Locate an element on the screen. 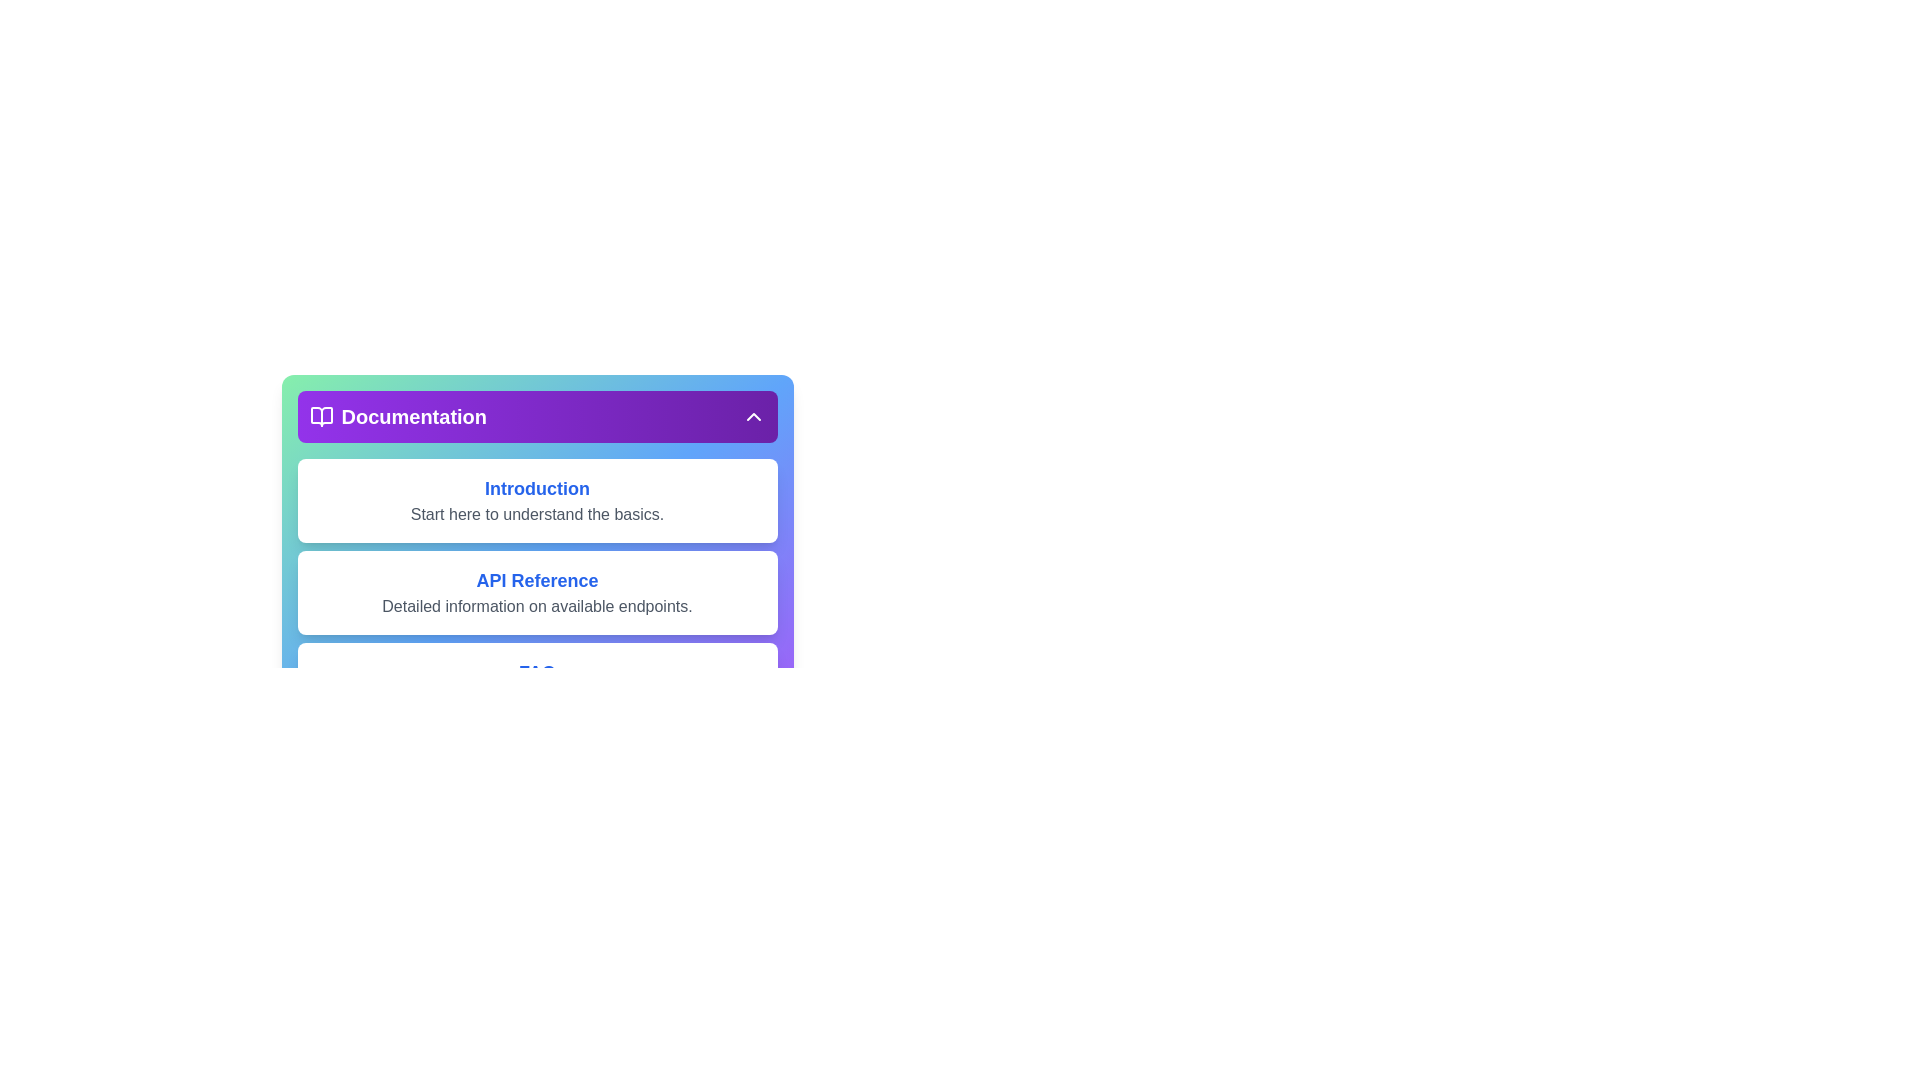 The image size is (1920, 1080). the documentation section Introduction to view its details is located at coordinates (537, 500).